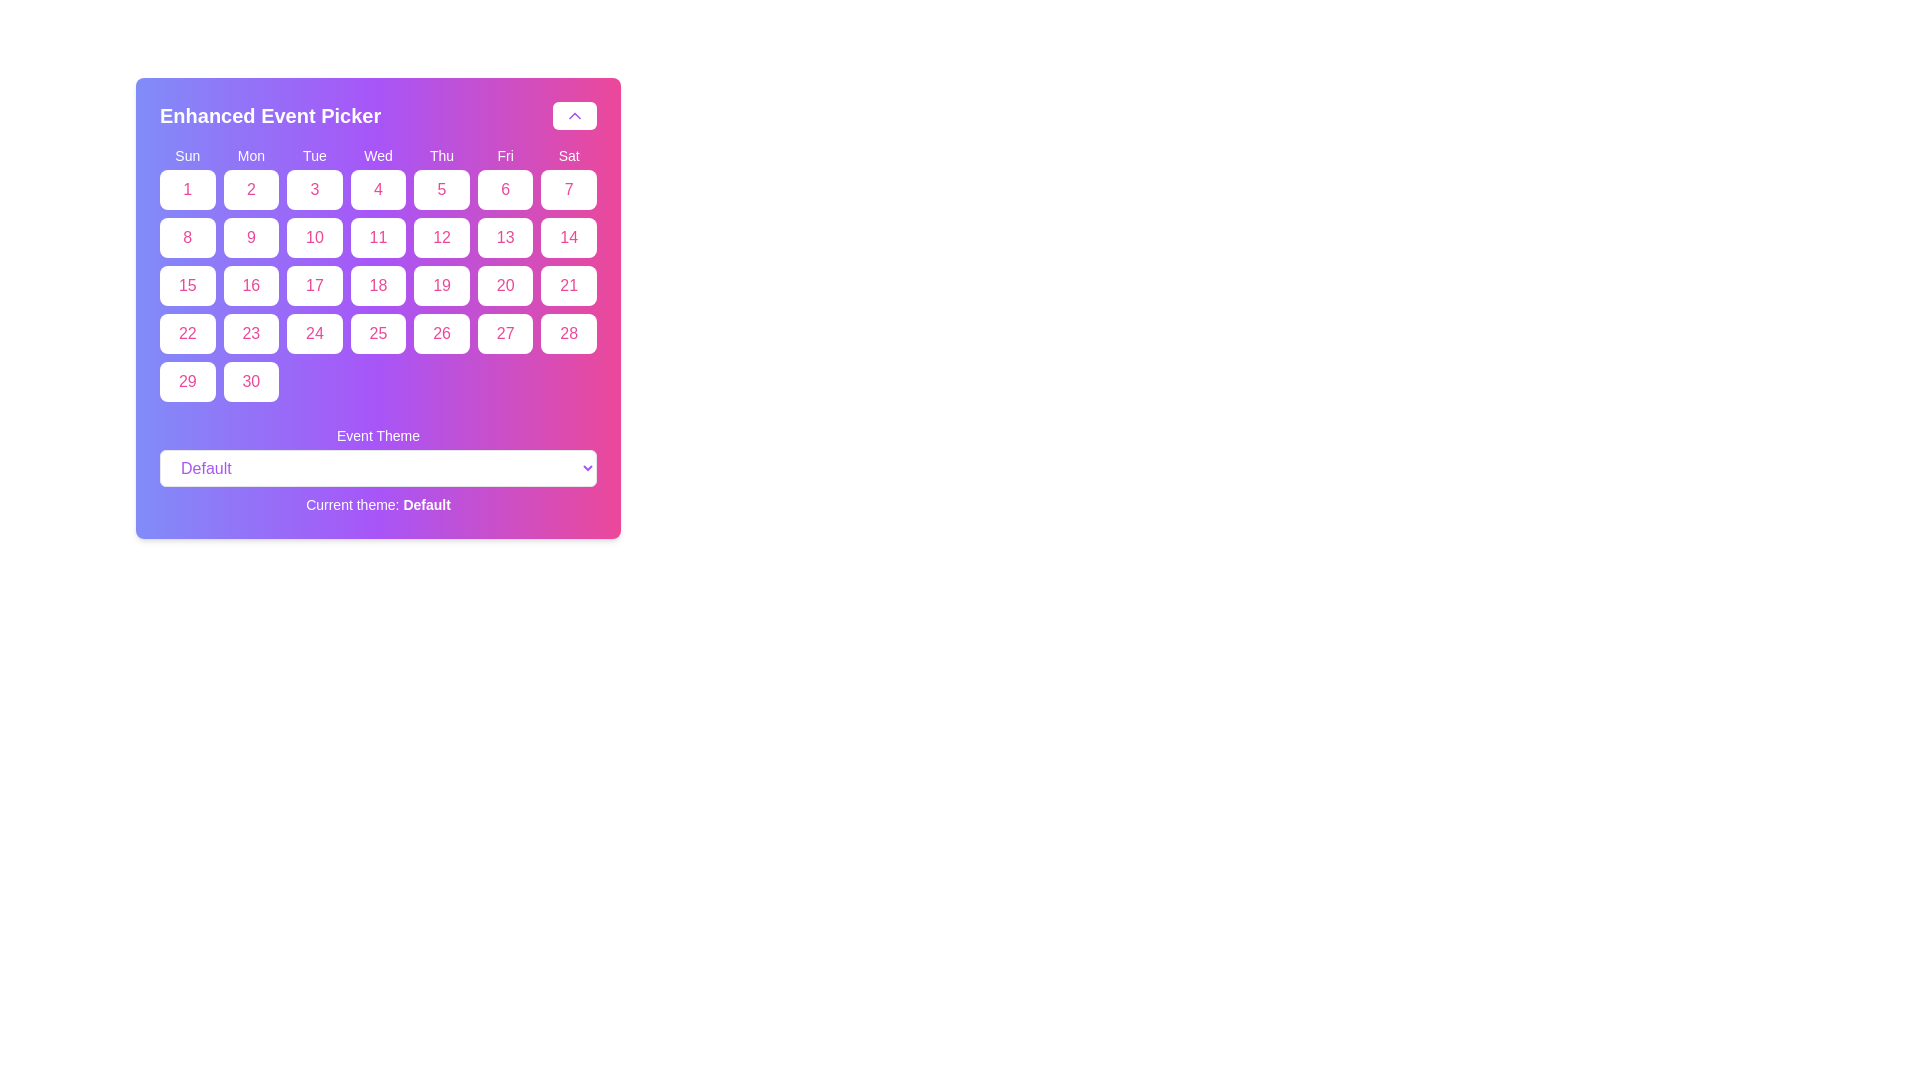 The width and height of the screenshot is (1920, 1080). I want to click on the button labeled '27' which is the last button in the grid of a calendar interface, styled with rounded corners and pink text, so click(505, 333).